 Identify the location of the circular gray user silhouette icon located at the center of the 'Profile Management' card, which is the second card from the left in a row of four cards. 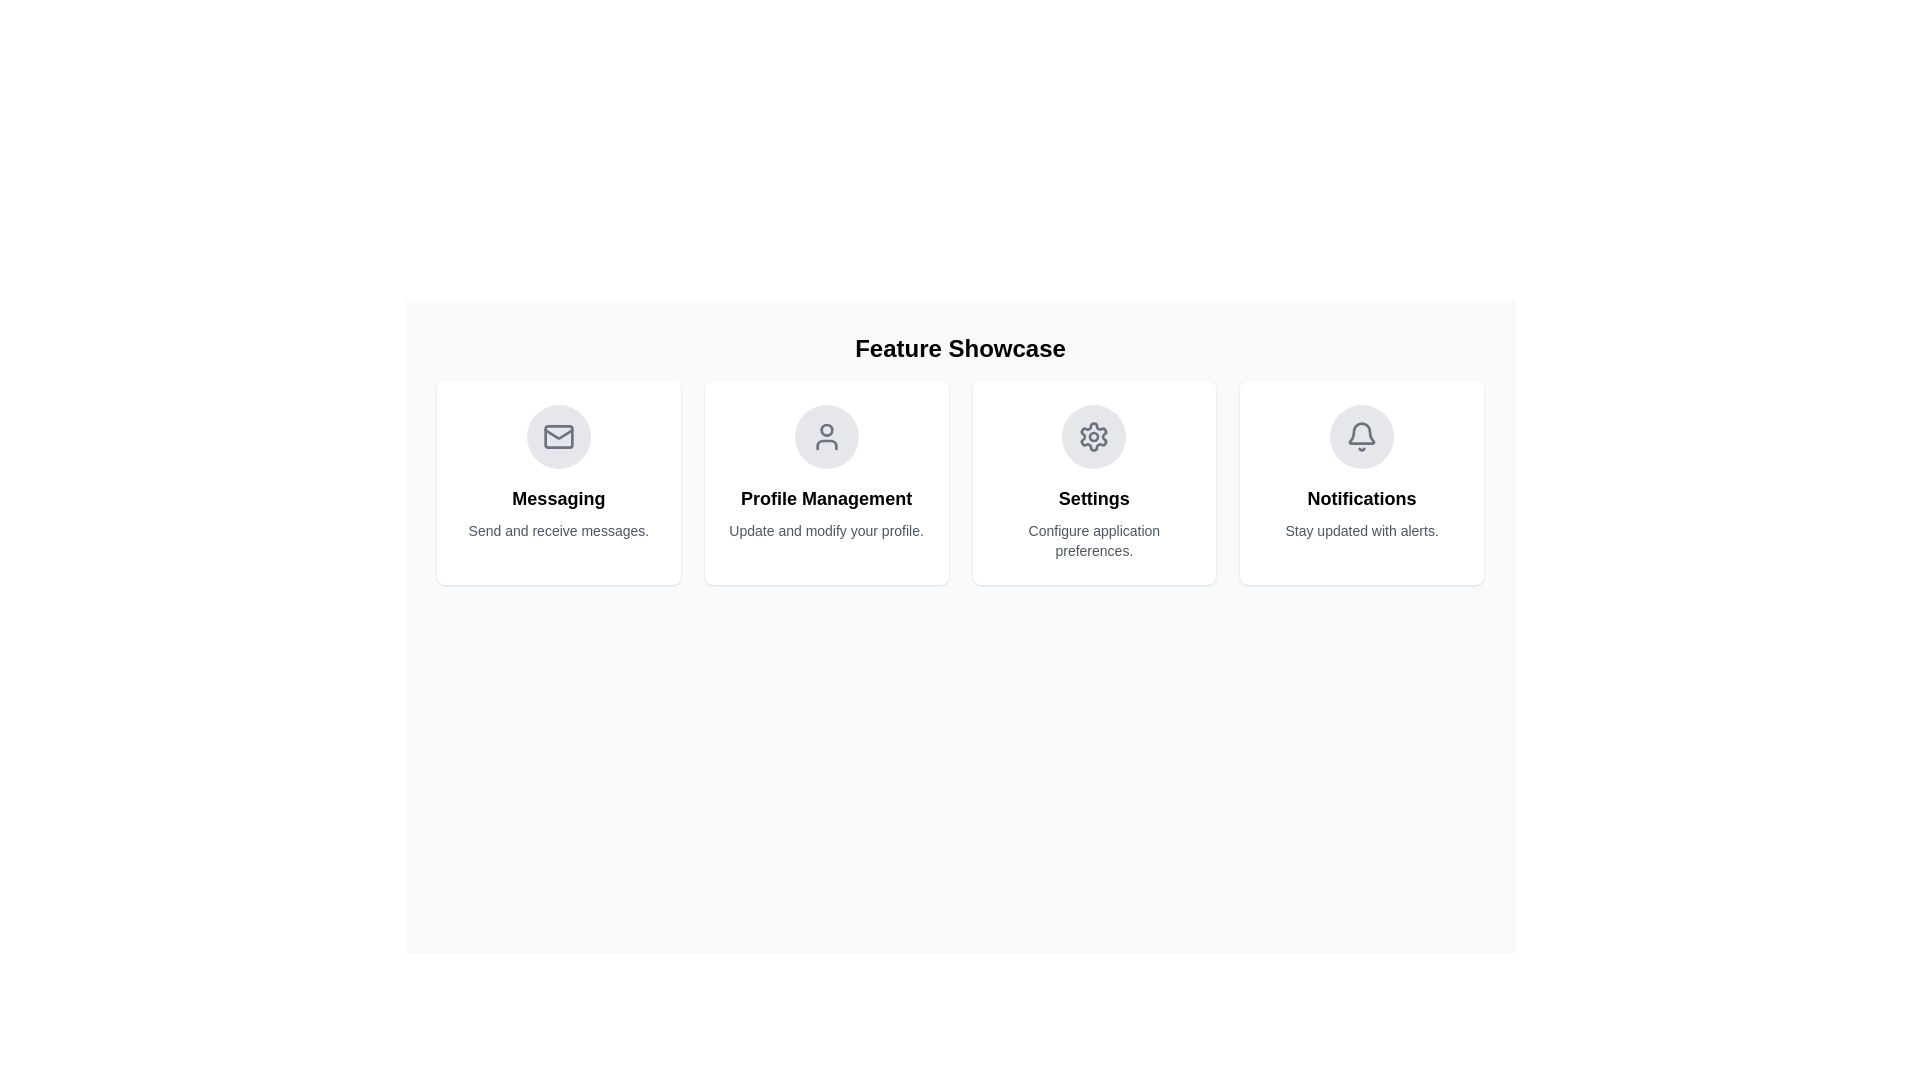
(826, 435).